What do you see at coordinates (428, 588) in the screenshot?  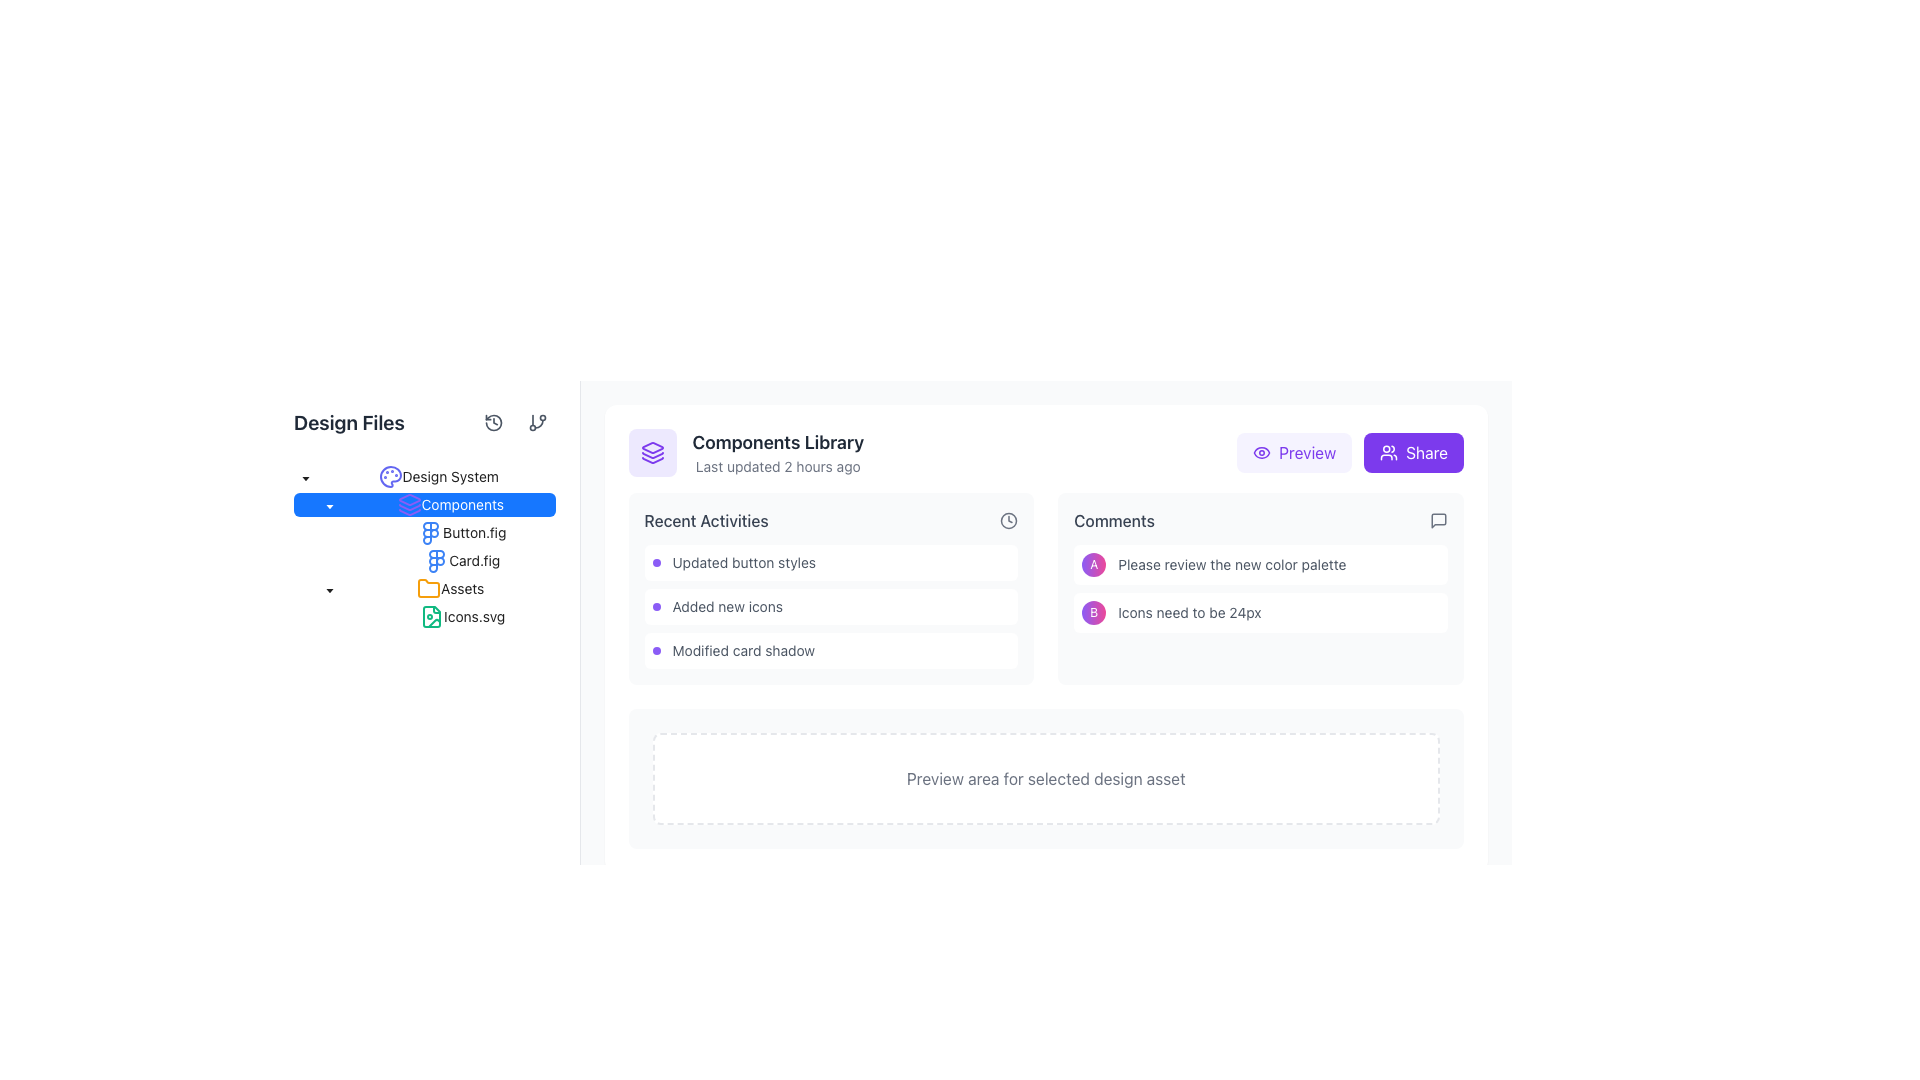 I see `the folder icon representing the 'Assets' section in the hierarchical tree structure, which is positioned to the left of the text labeled 'Assets'` at bounding box center [428, 588].